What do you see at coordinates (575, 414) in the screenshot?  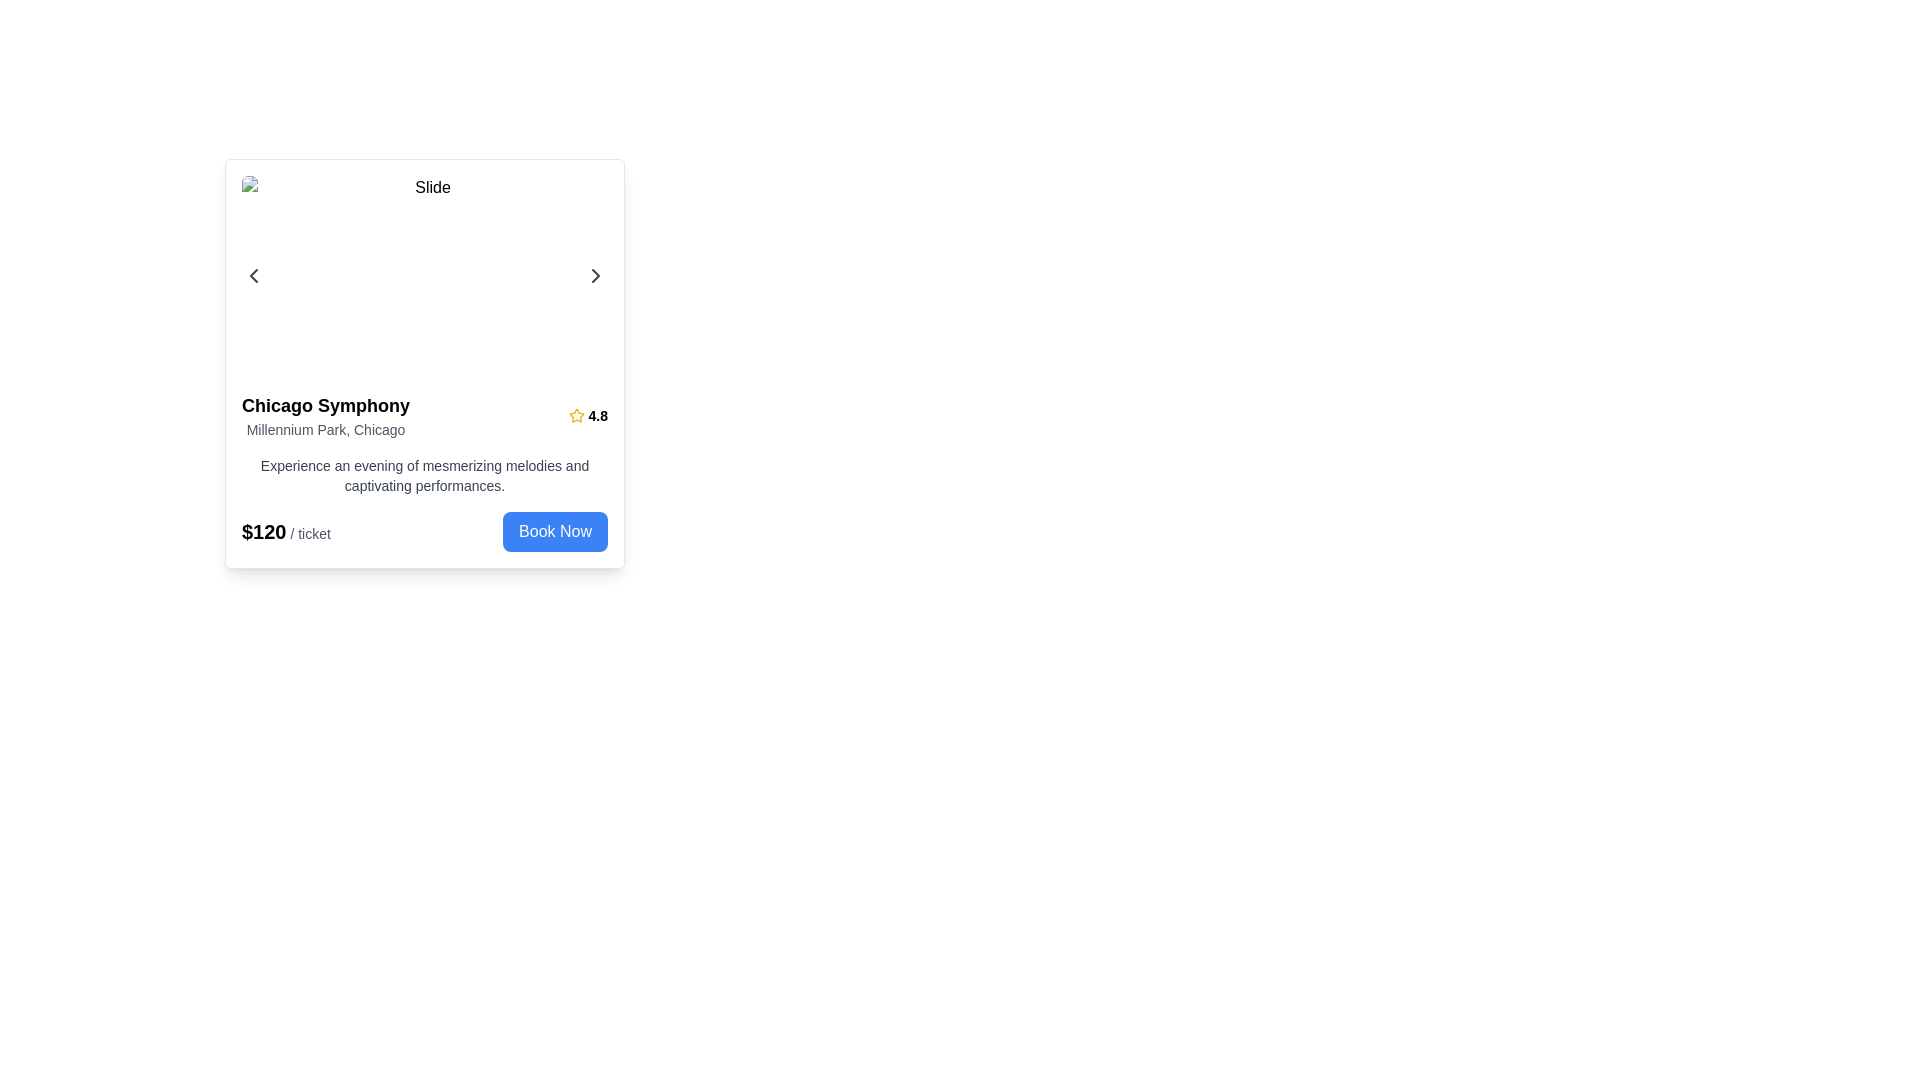 I see `the star icon with a yellow fill and black outline located to the right of the numeric rating text, which represents a user rating` at bounding box center [575, 414].